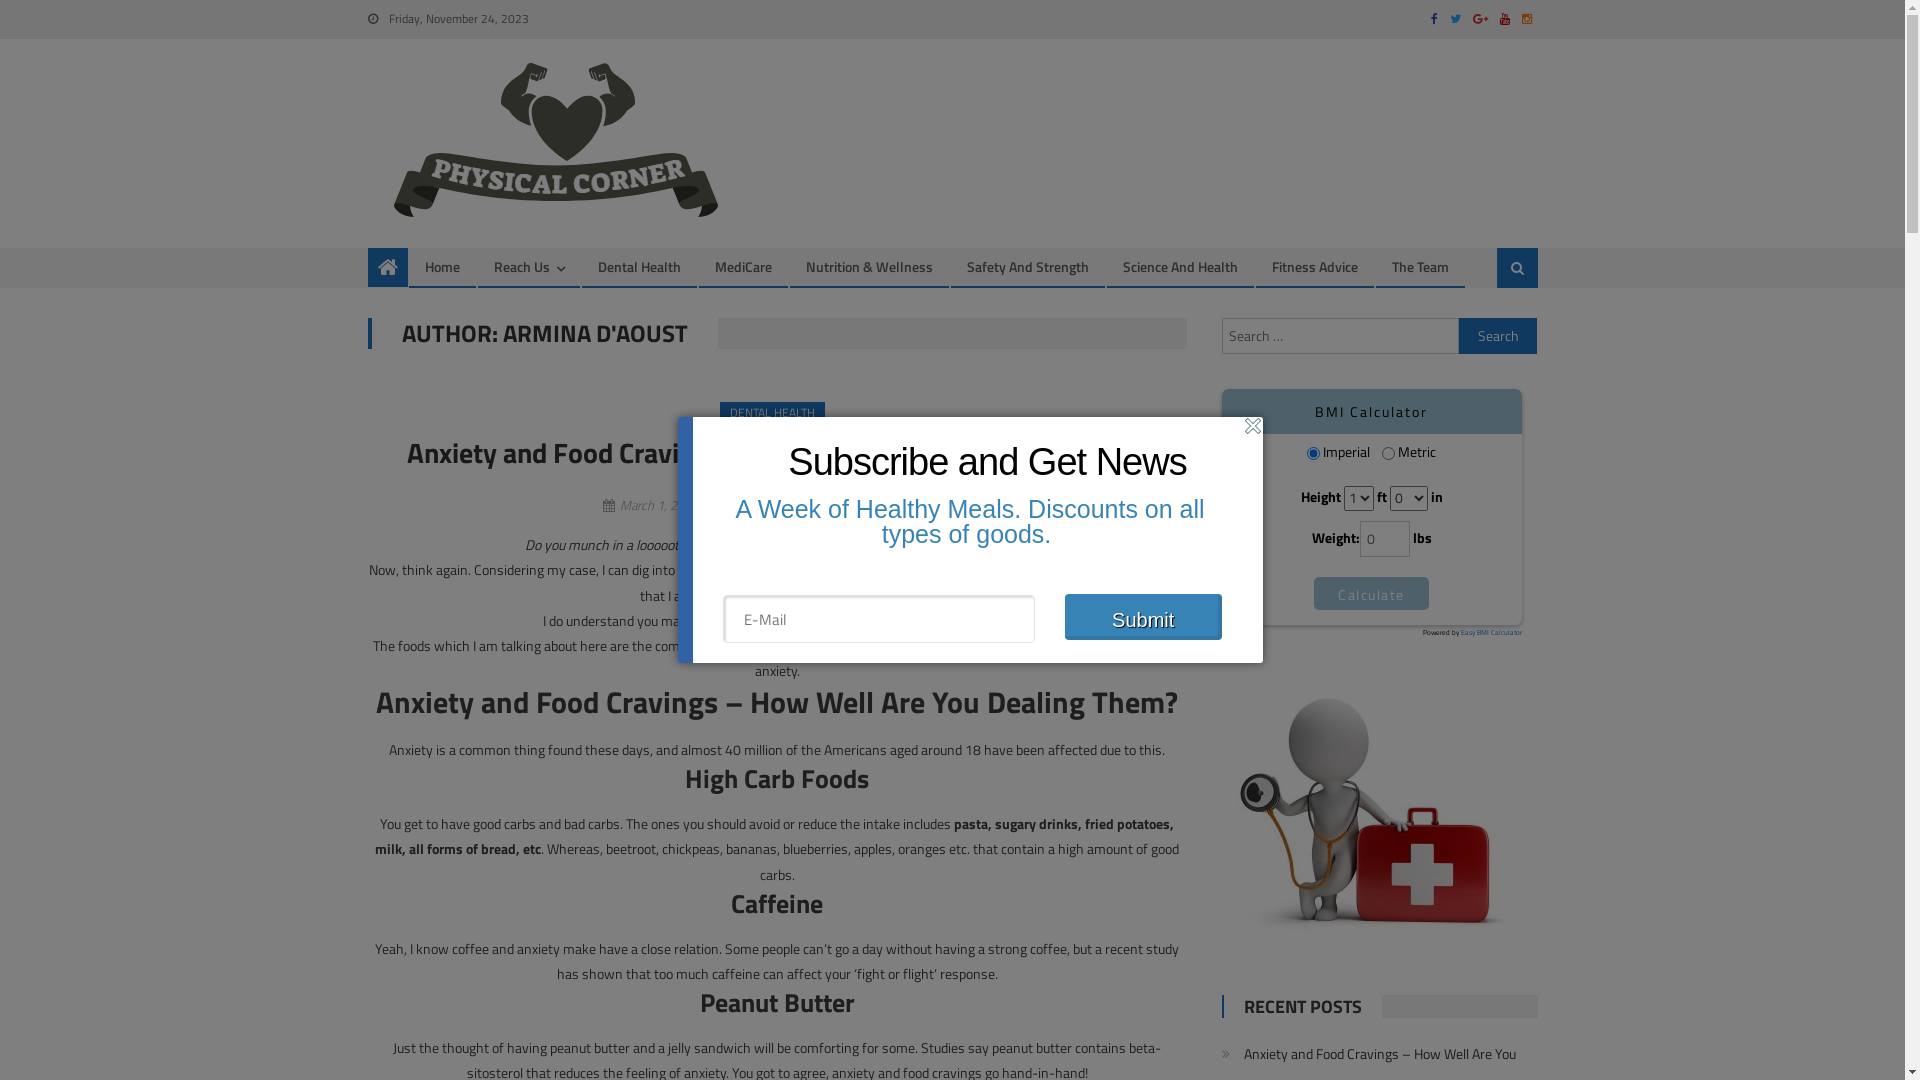  I want to click on 'Reach Us', so click(521, 265).